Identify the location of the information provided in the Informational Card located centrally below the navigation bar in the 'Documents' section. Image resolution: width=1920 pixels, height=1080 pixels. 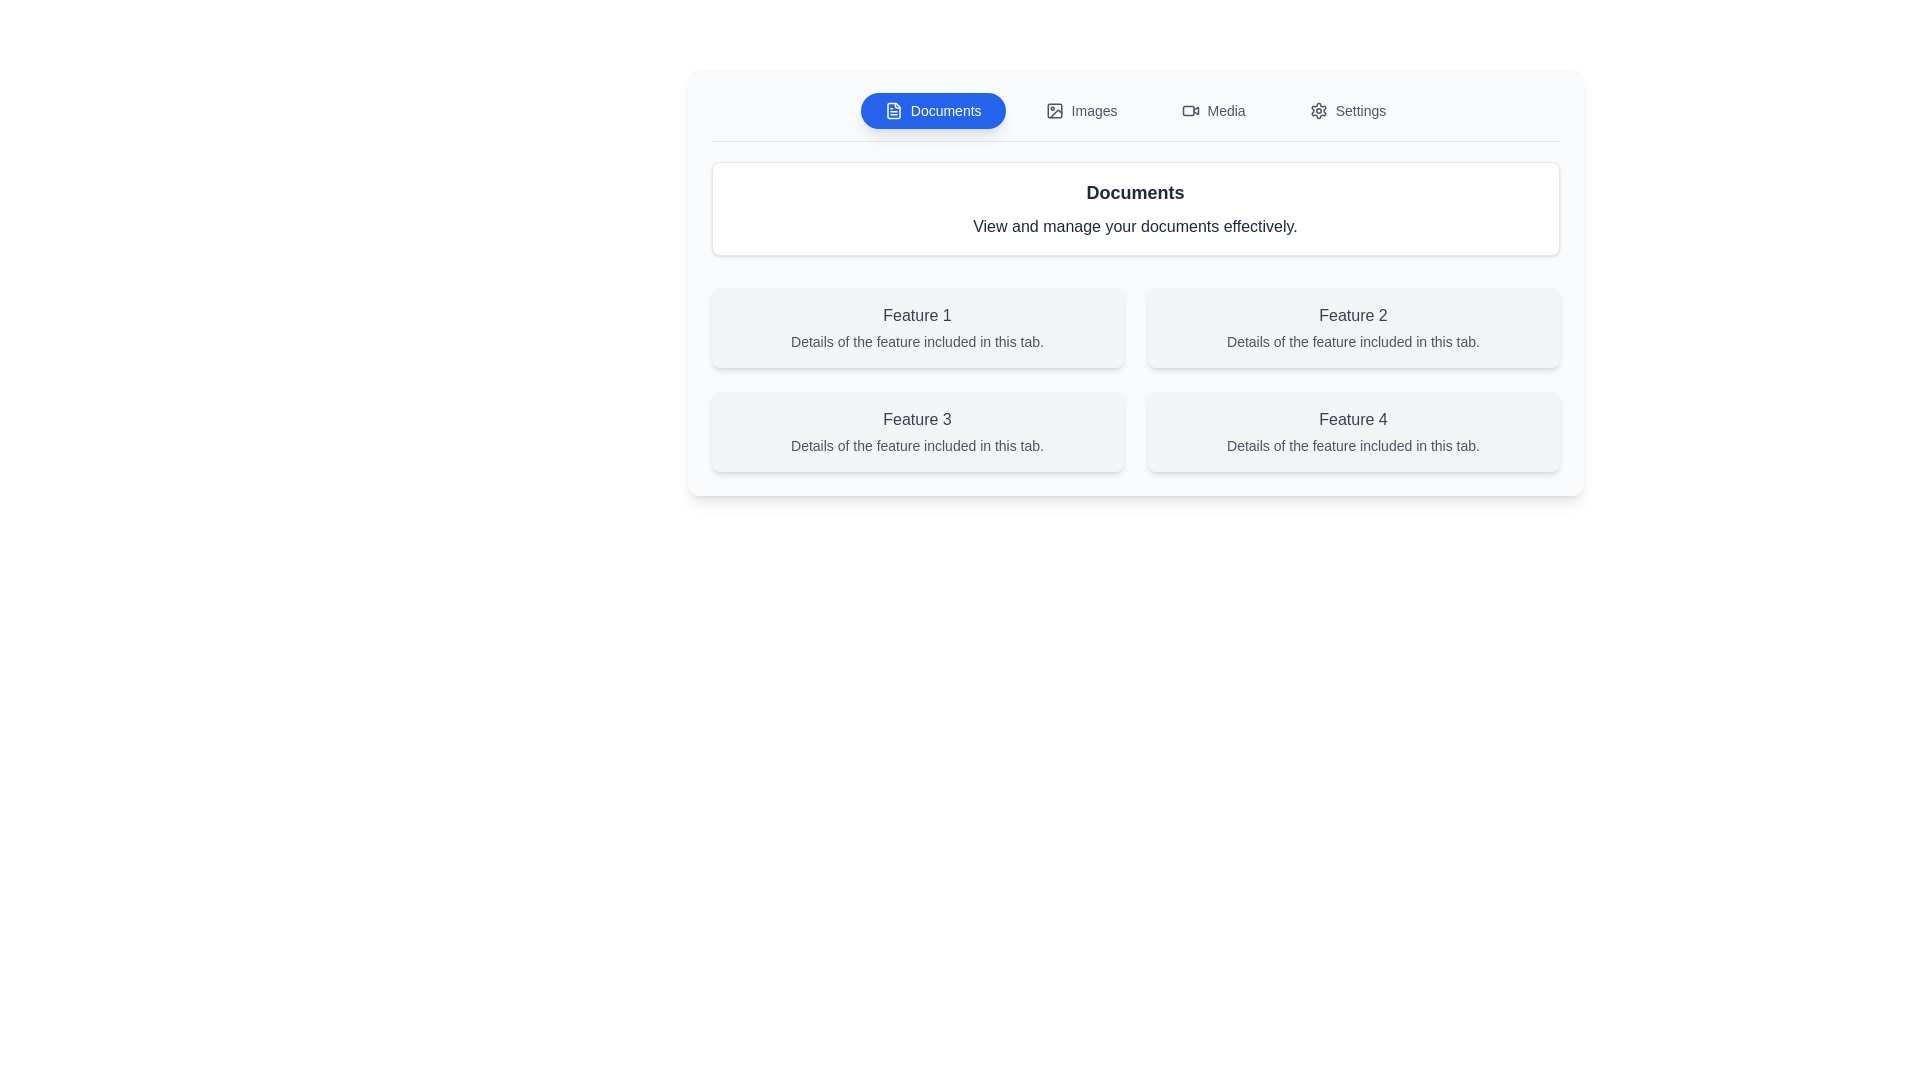
(1135, 282).